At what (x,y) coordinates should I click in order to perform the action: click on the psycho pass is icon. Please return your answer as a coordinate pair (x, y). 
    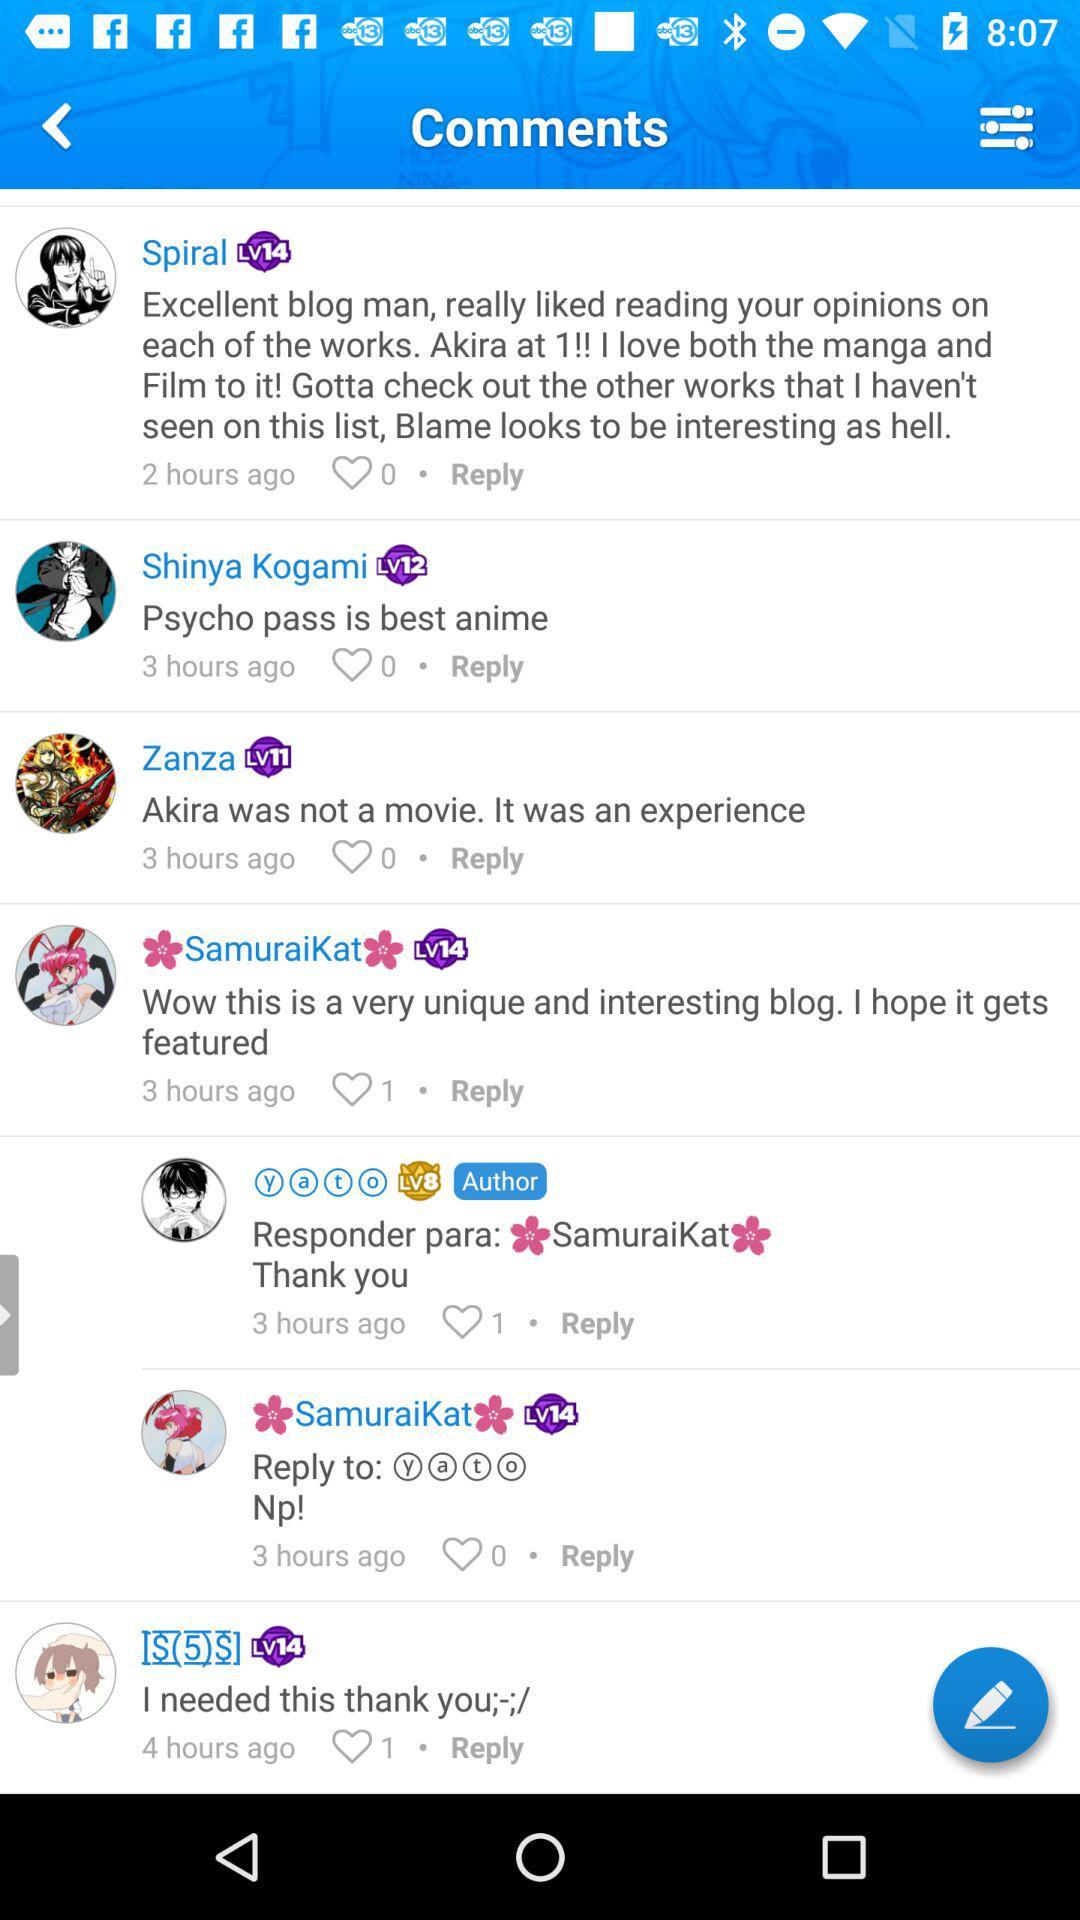
    Looking at the image, I should click on (596, 615).